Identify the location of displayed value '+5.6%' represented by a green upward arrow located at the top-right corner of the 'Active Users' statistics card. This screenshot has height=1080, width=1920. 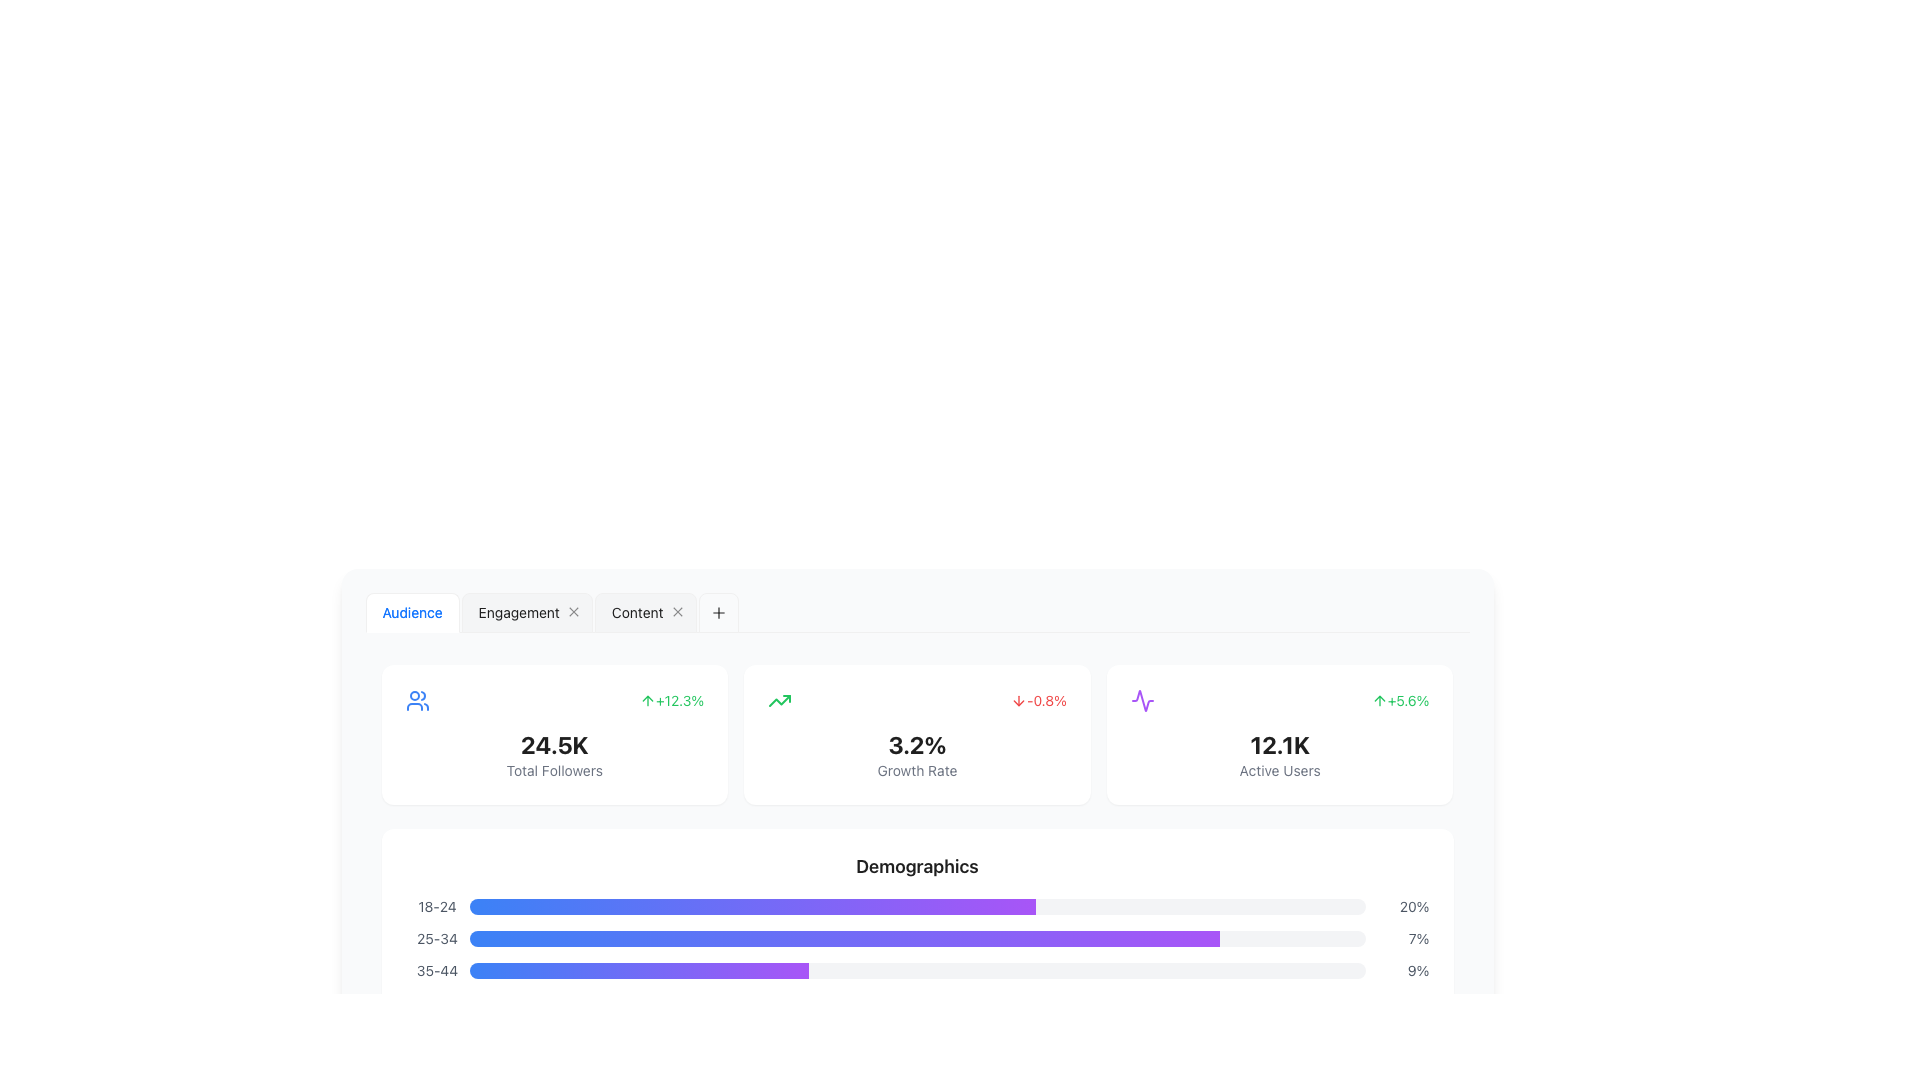
(1399, 700).